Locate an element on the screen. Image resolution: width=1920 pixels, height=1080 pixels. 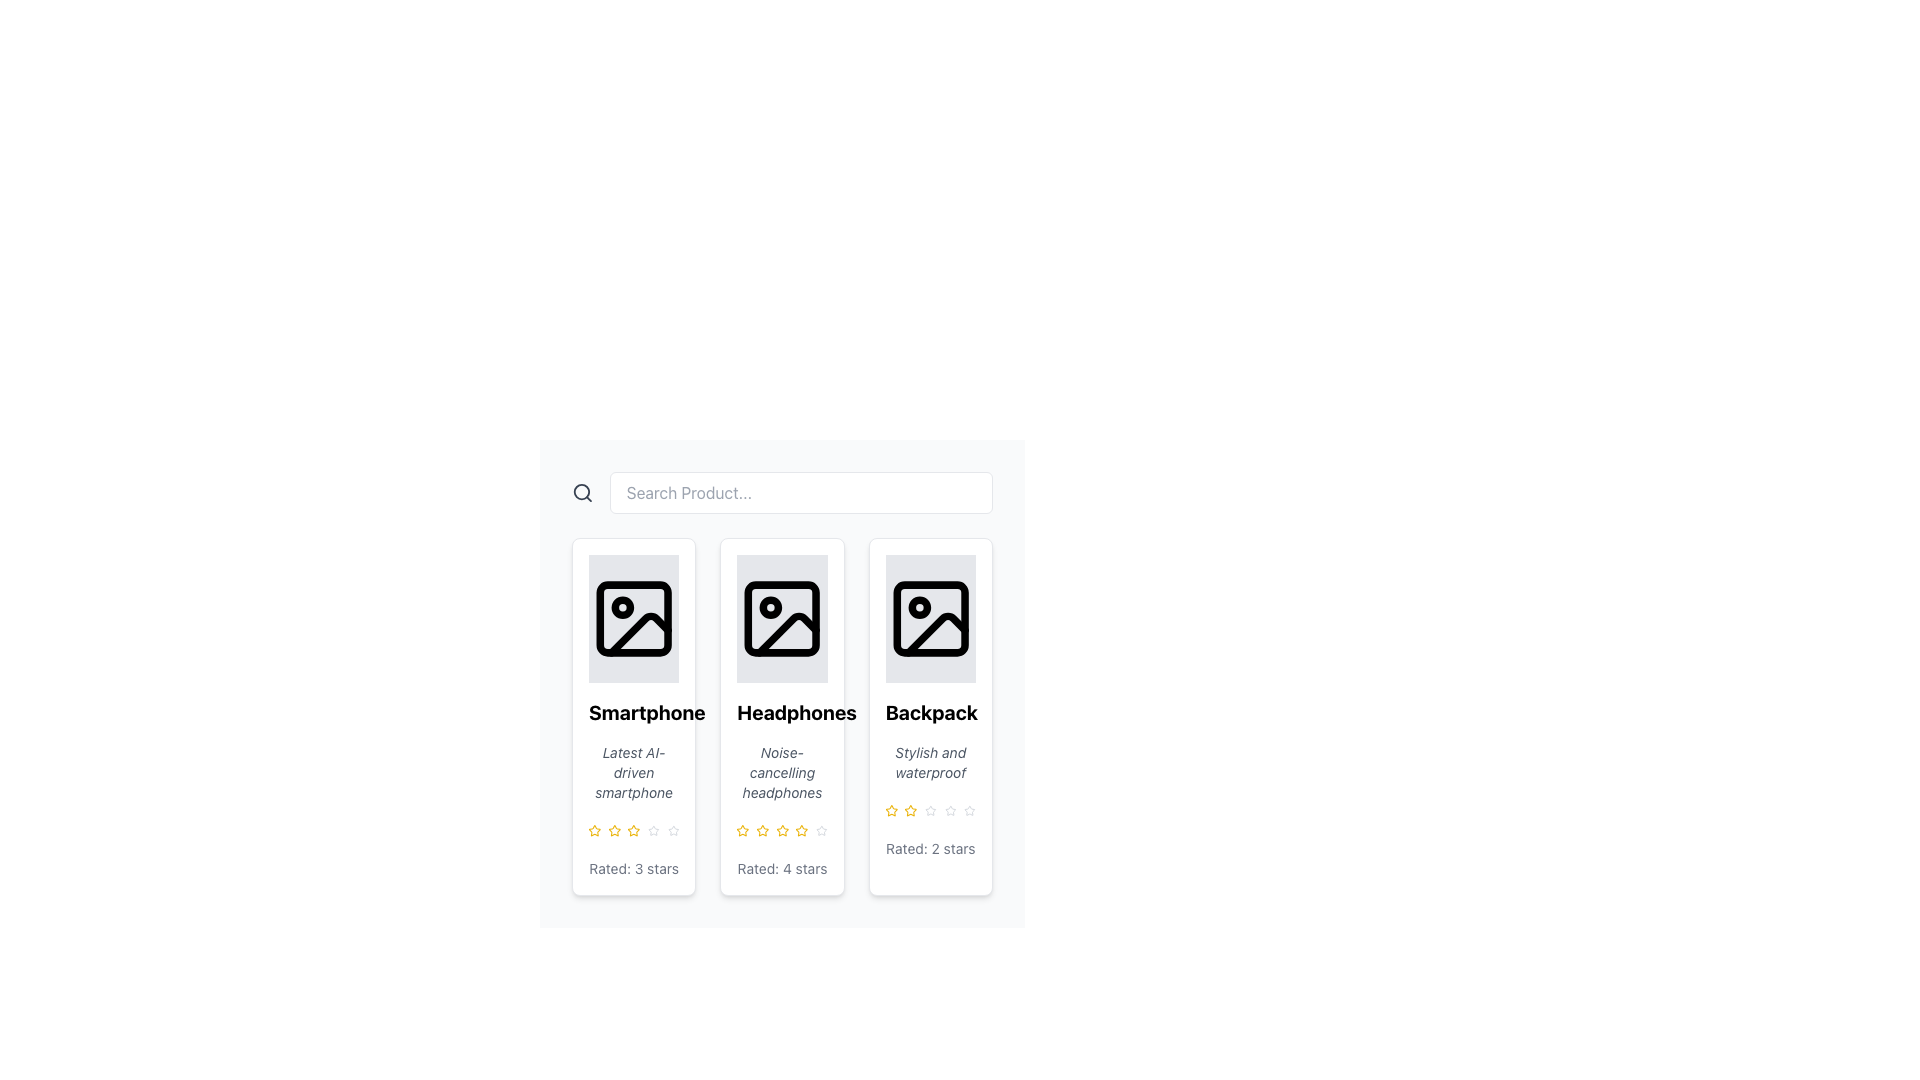
the fourth star icon in the rating stars for the product 'Headphones' is located at coordinates (802, 830).